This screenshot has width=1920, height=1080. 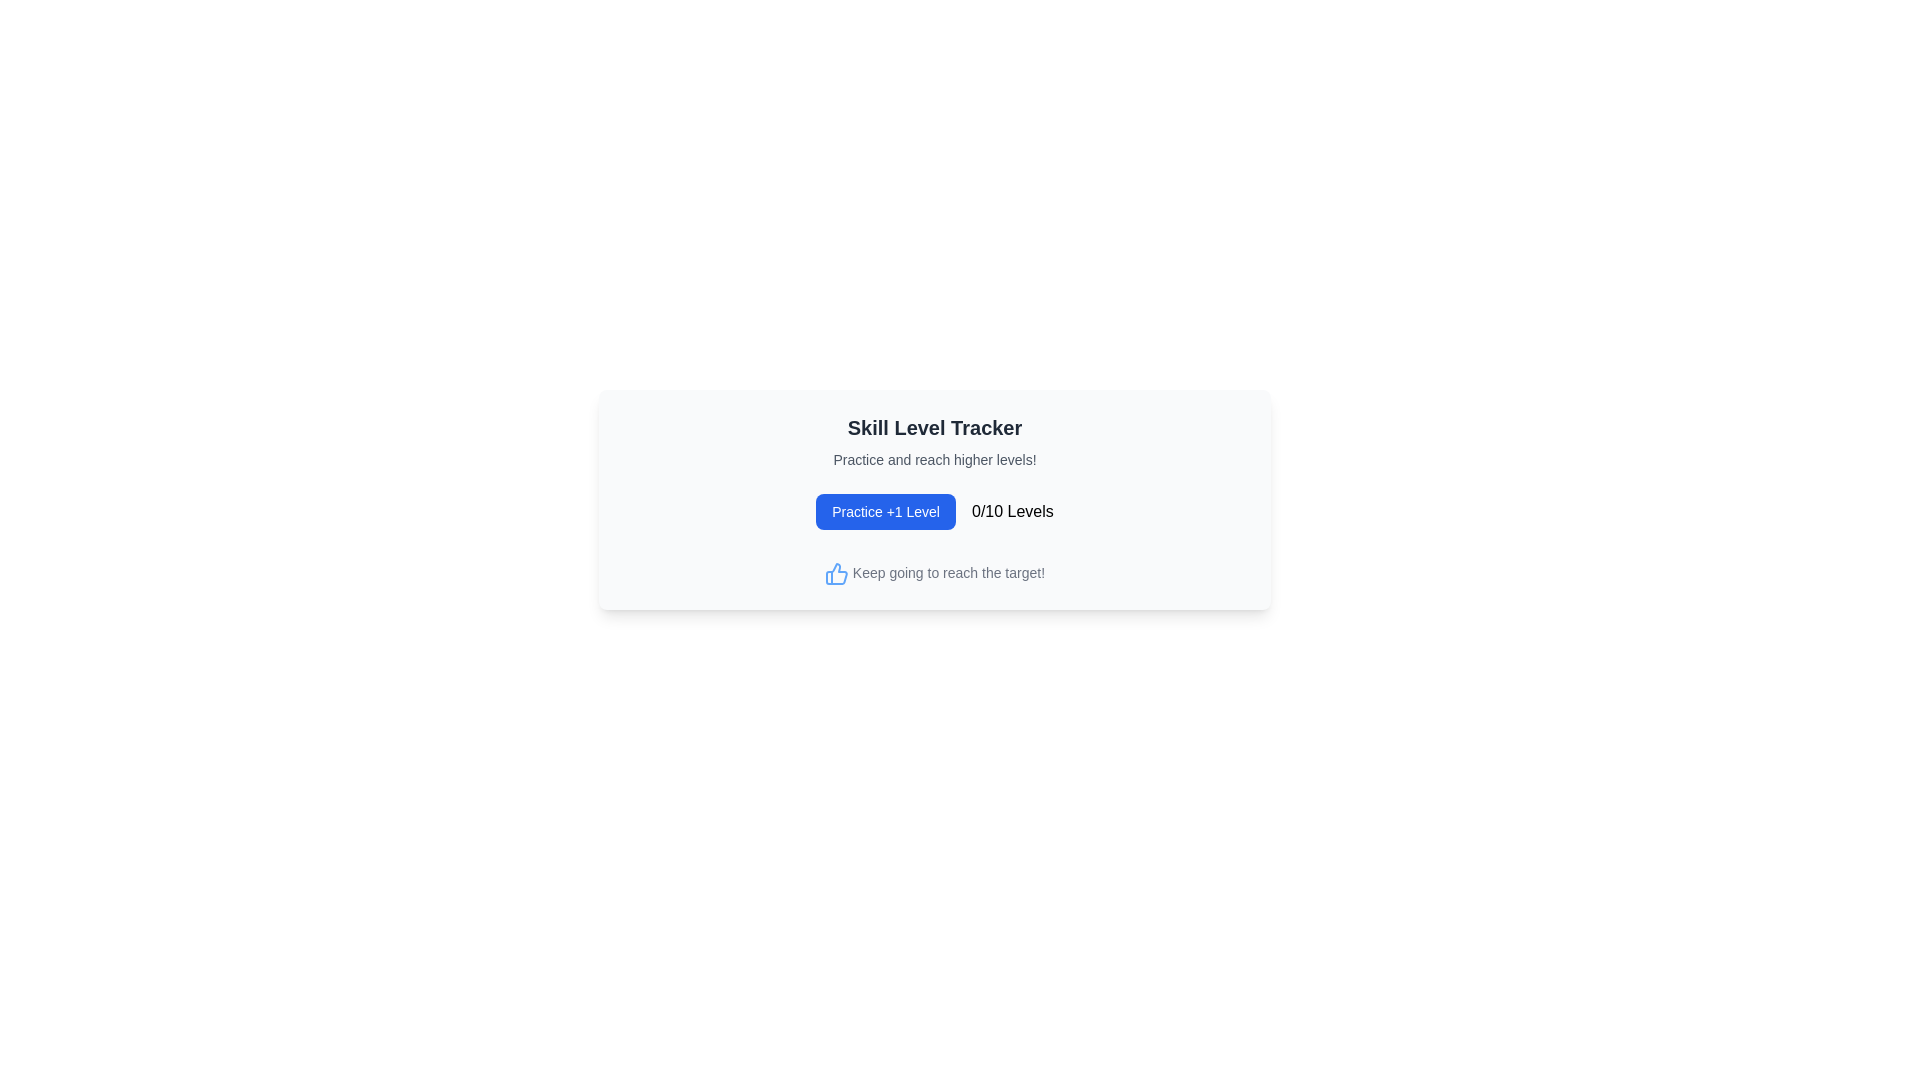 What do you see at coordinates (836, 574) in the screenshot?
I see `the thumbs-up icon, which is styled in light blue and located below the text 'Keep going to reach the target!'` at bounding box center [836, 574].